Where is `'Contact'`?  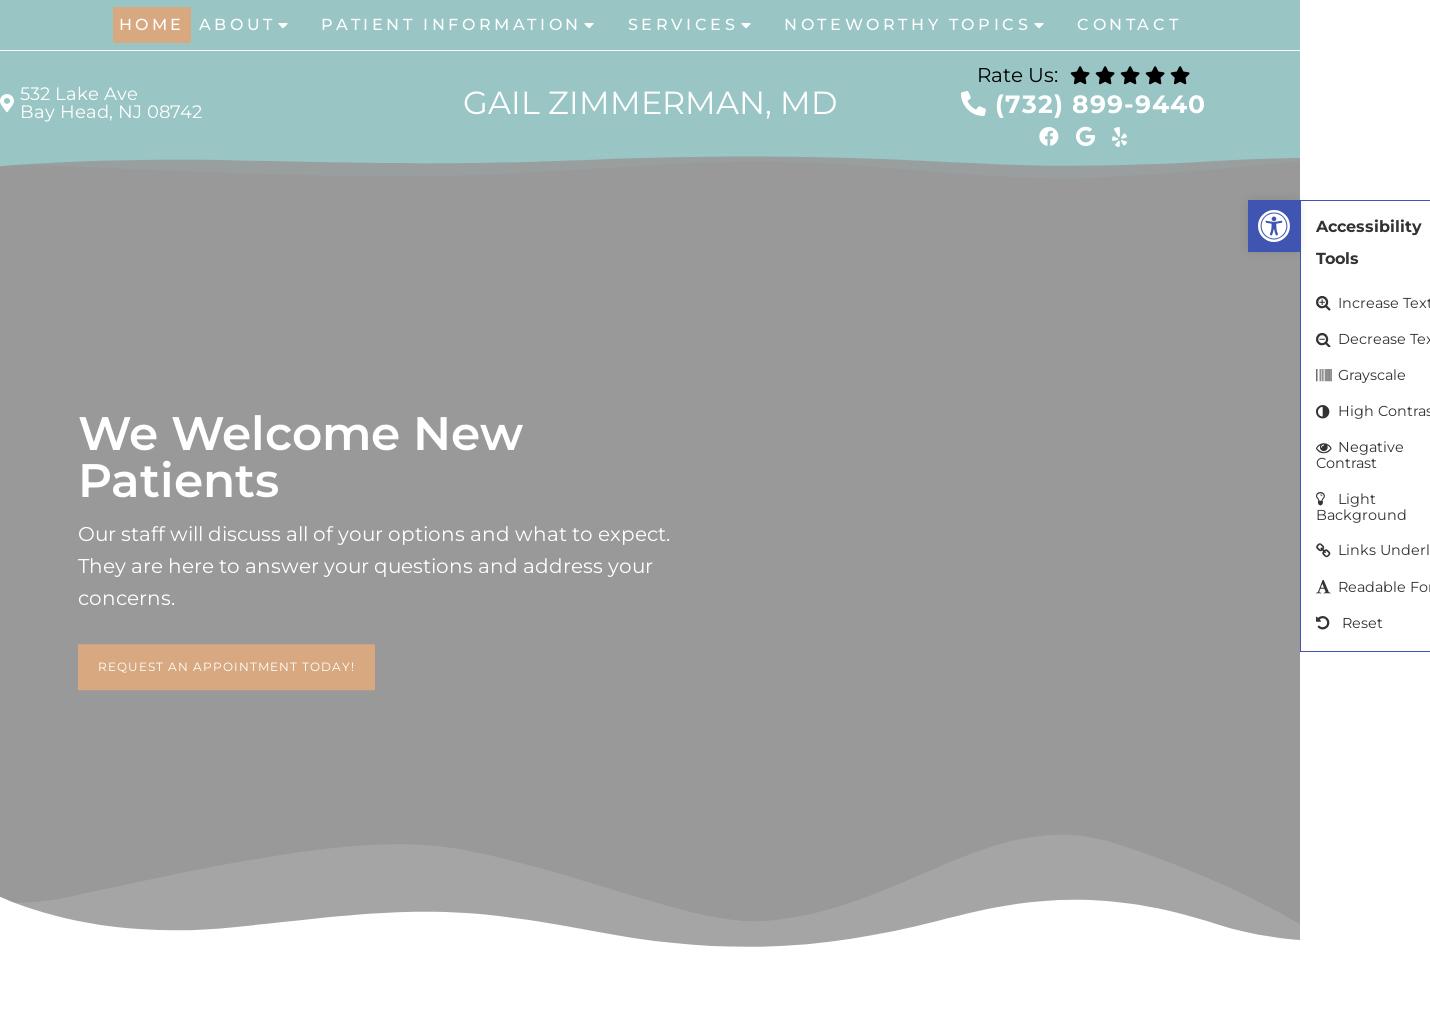 'Contact' is located at coordinates (1128, 23).